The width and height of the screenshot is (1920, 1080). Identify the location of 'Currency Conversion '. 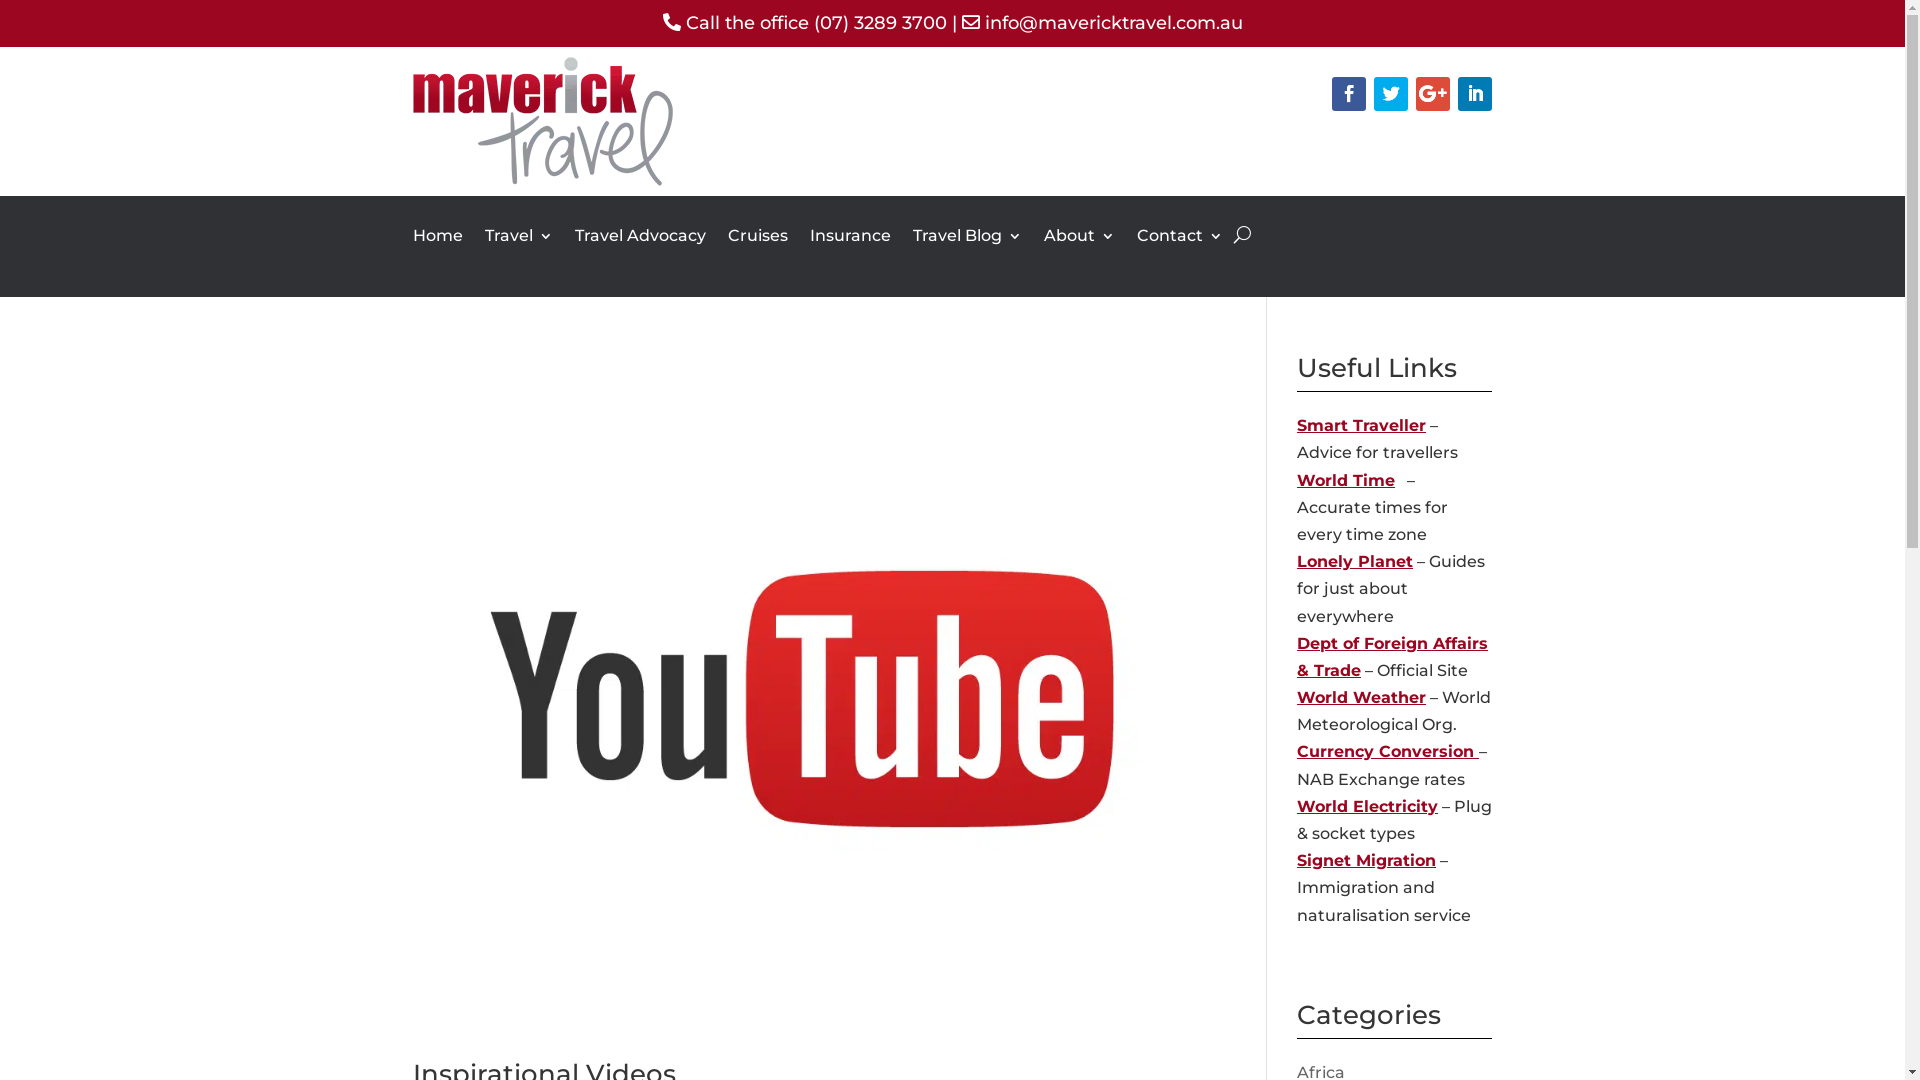
(1386, 751).